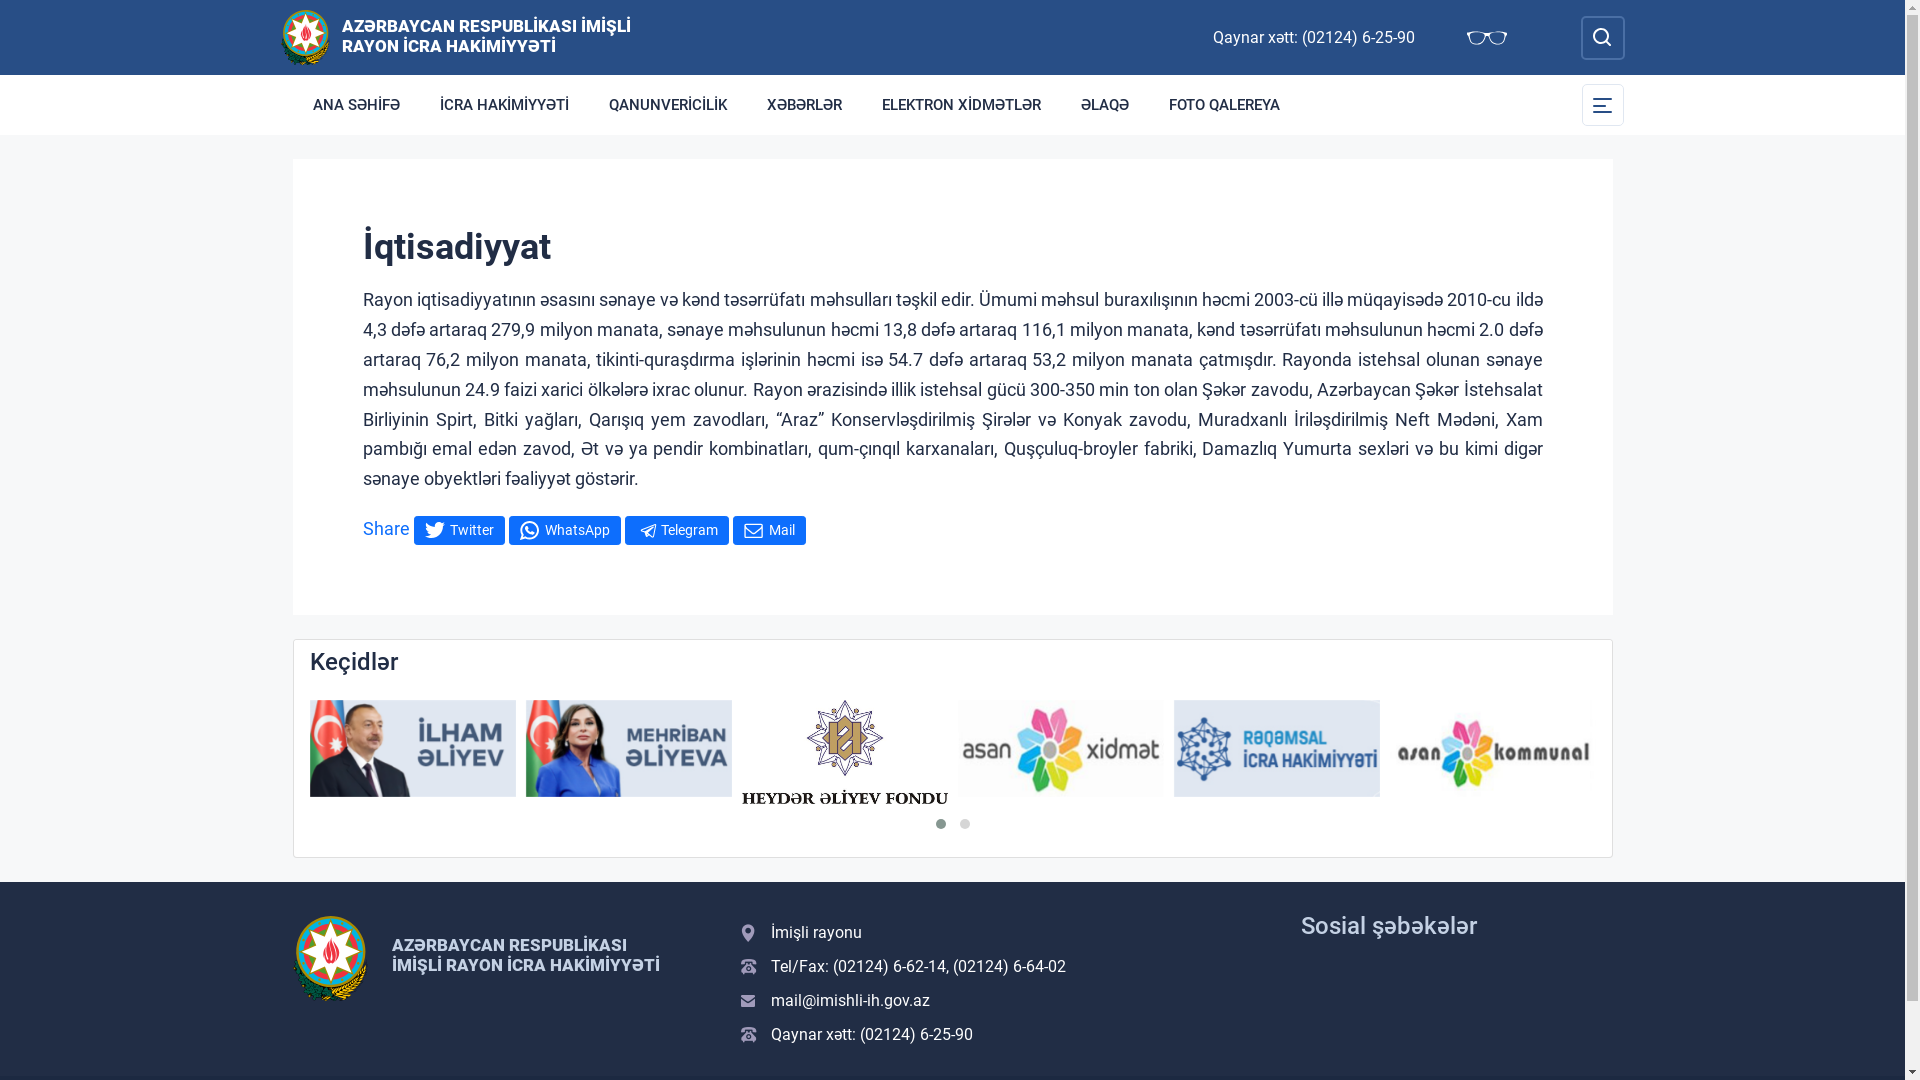  I want to click on 'WhatsApp', so click(563, 529).